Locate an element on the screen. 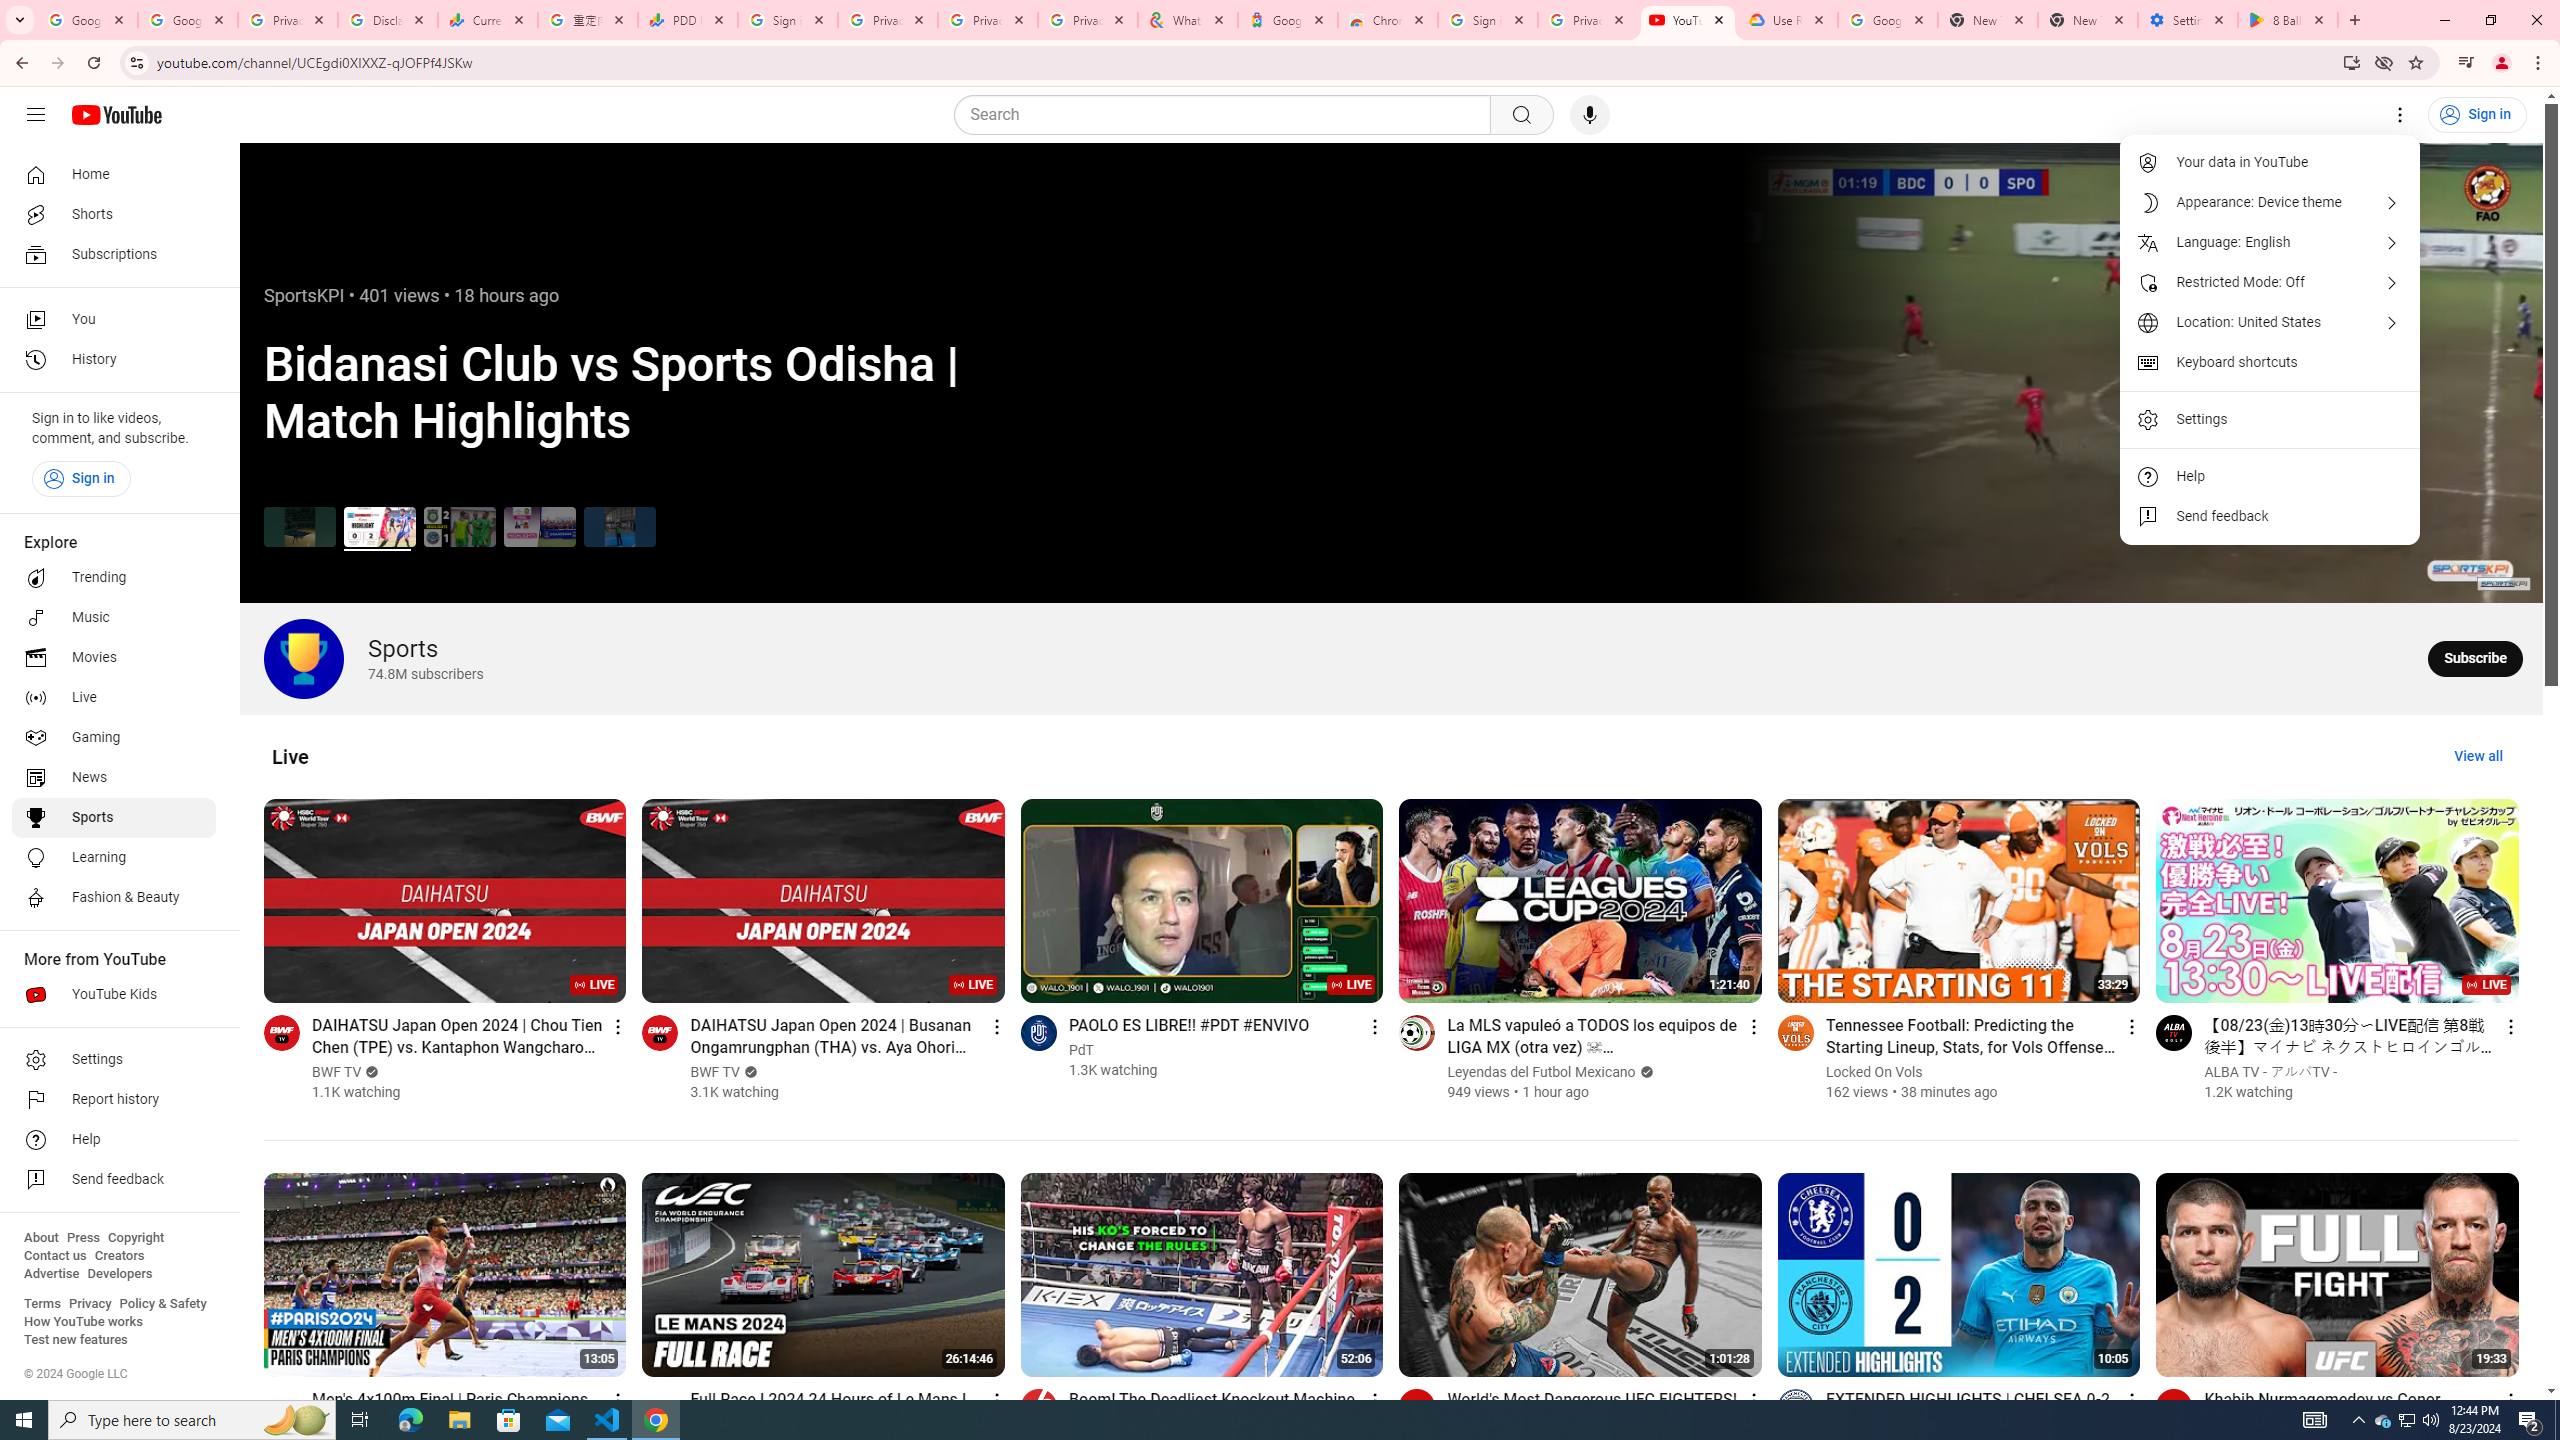  'Contact us' is located at coordinates (54, 1255).